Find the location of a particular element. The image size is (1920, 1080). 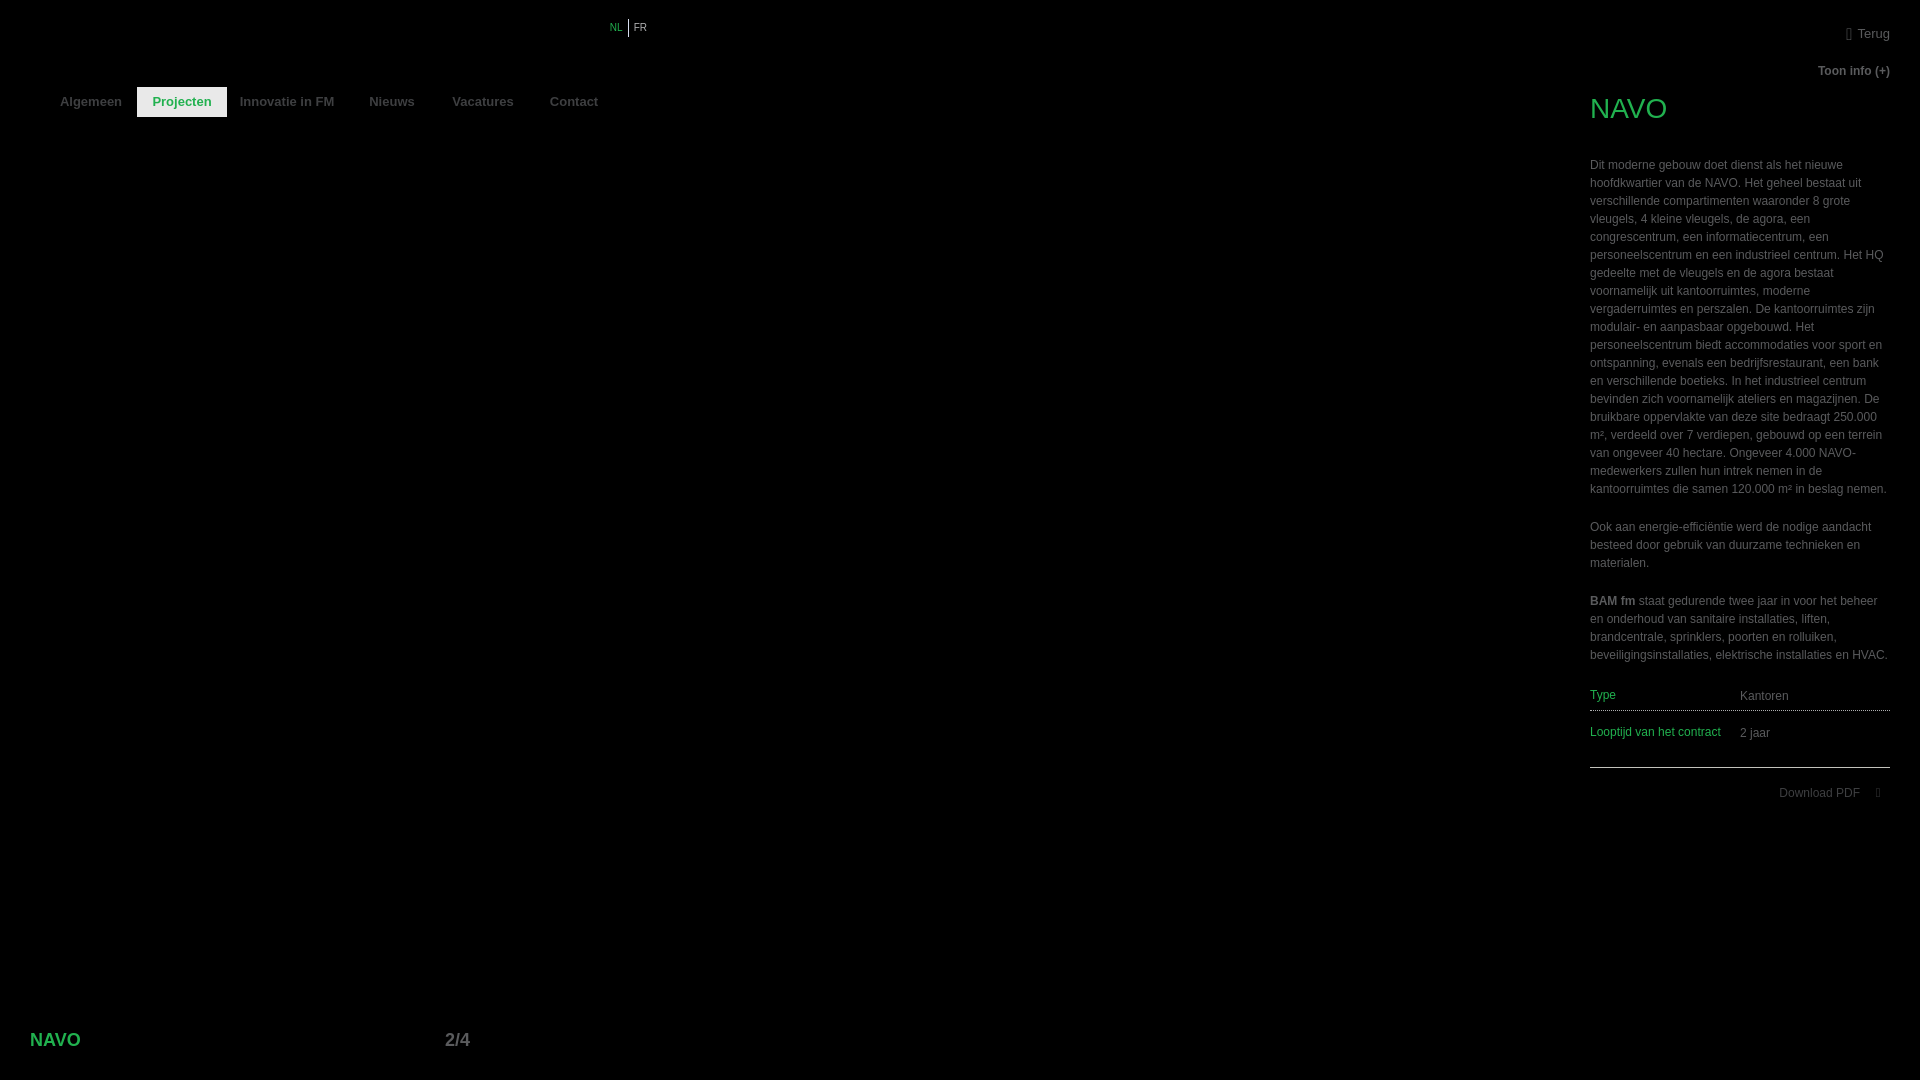

'FR' is located at coordinates (638, 27).